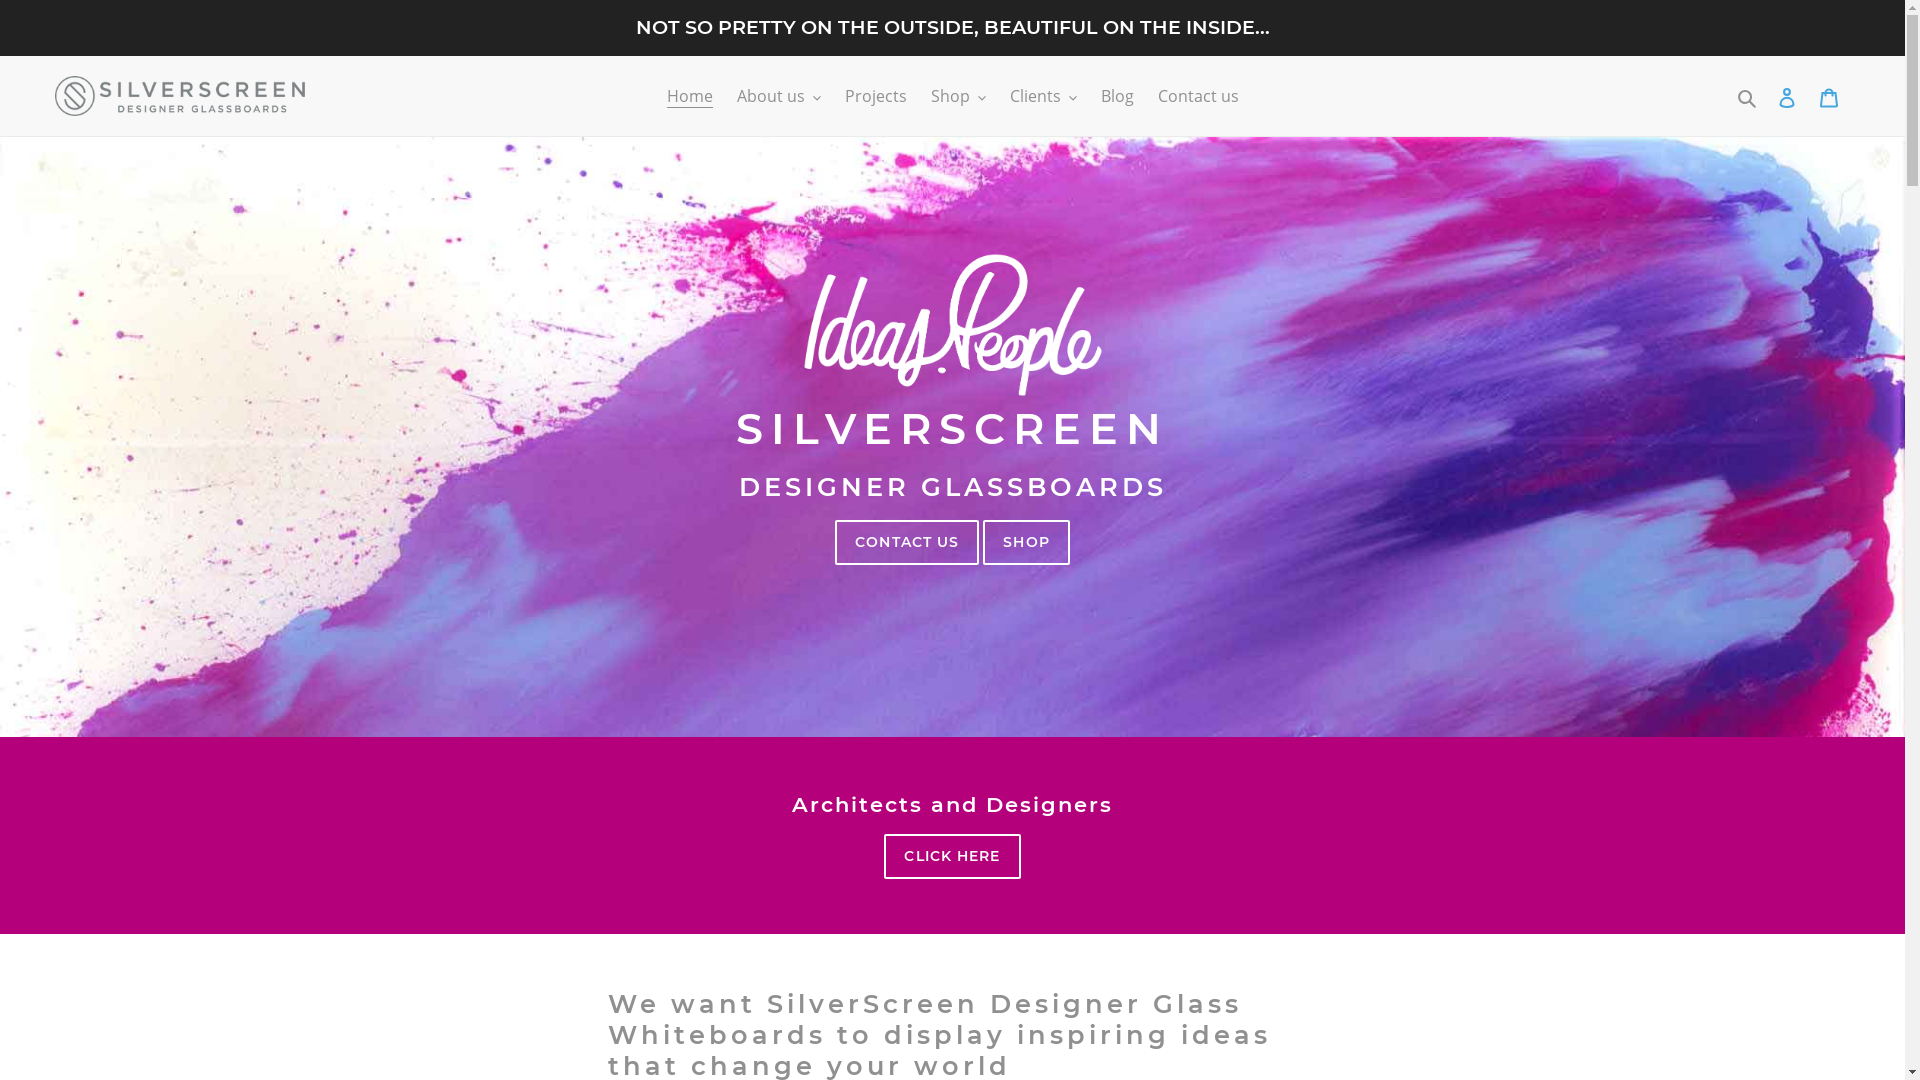 Image resolution: width=1920 pixels, height=1080 pixels. I want to click on 'CLICK HERE', so click(950, 855).